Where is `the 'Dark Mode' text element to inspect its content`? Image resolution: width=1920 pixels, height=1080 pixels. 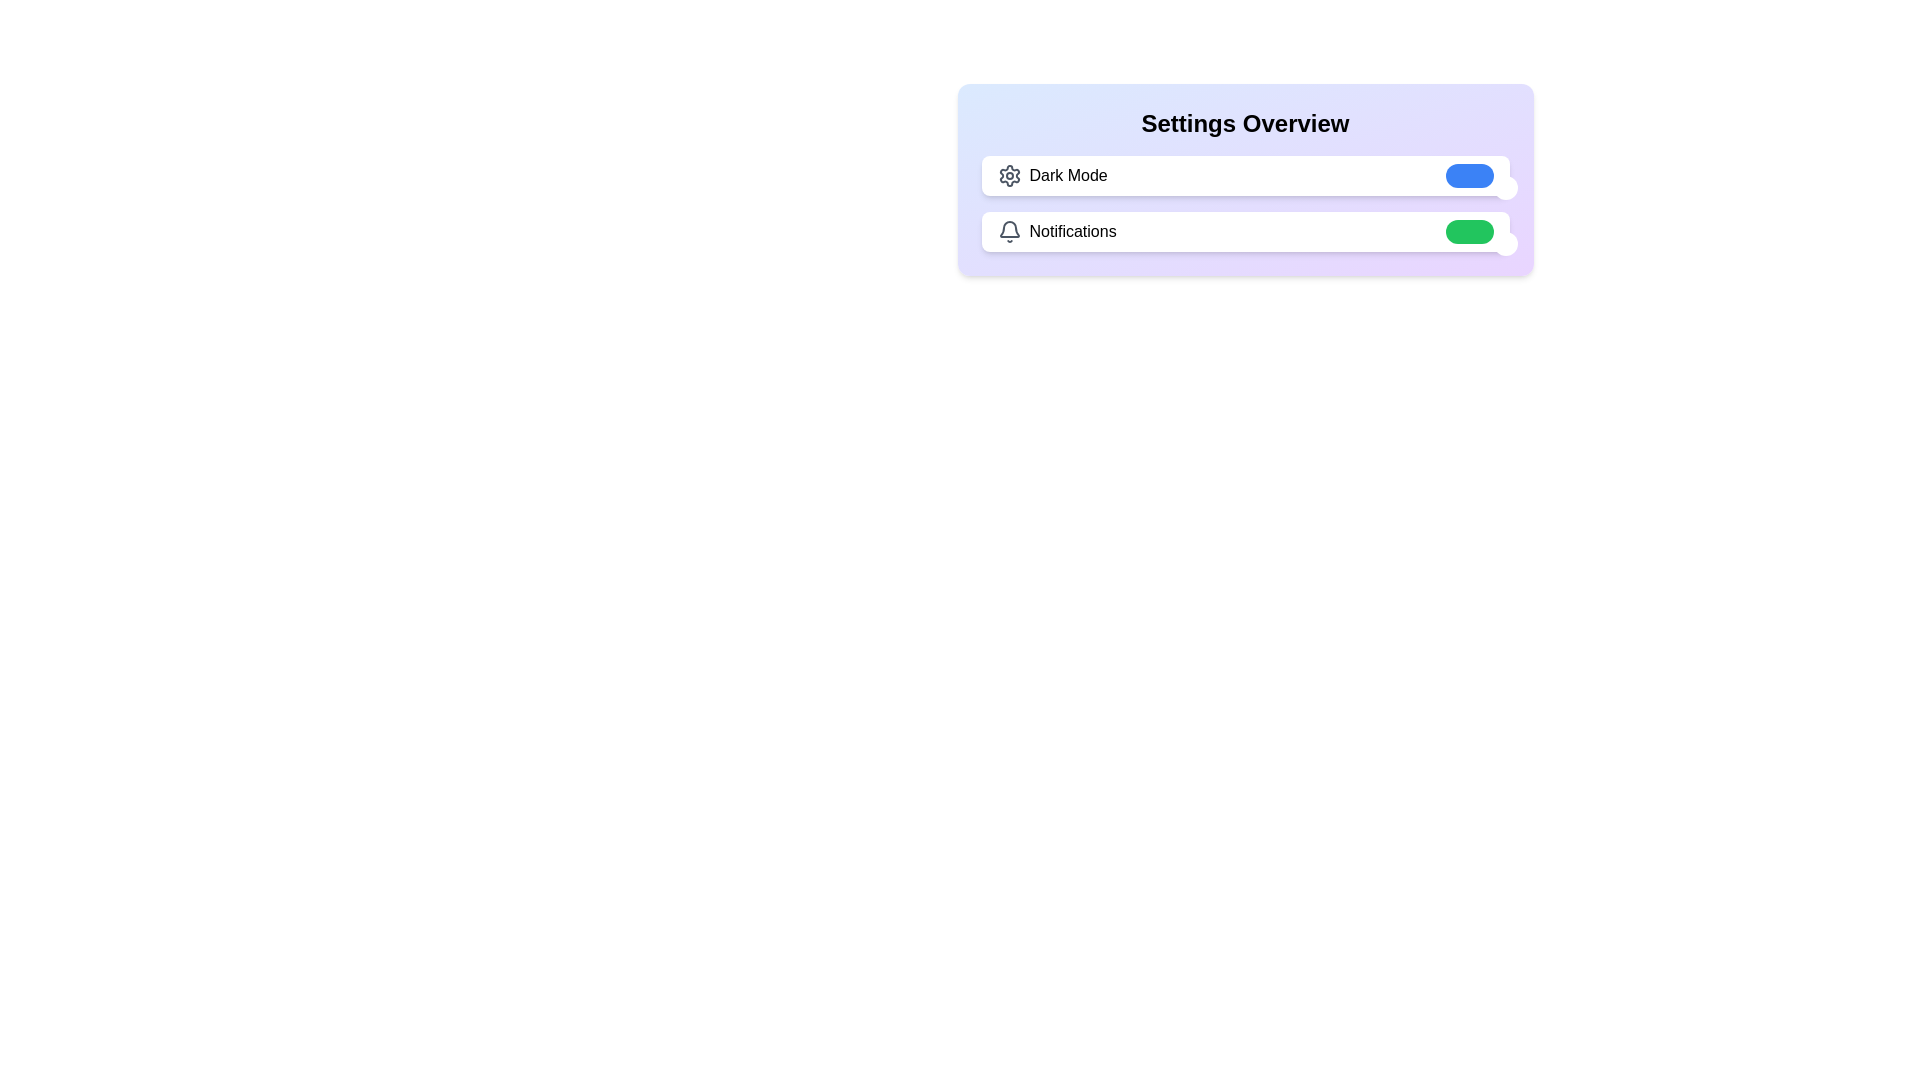 the 'Dark Mode' text element to inspect its content is located at coordinates (1051, 175).